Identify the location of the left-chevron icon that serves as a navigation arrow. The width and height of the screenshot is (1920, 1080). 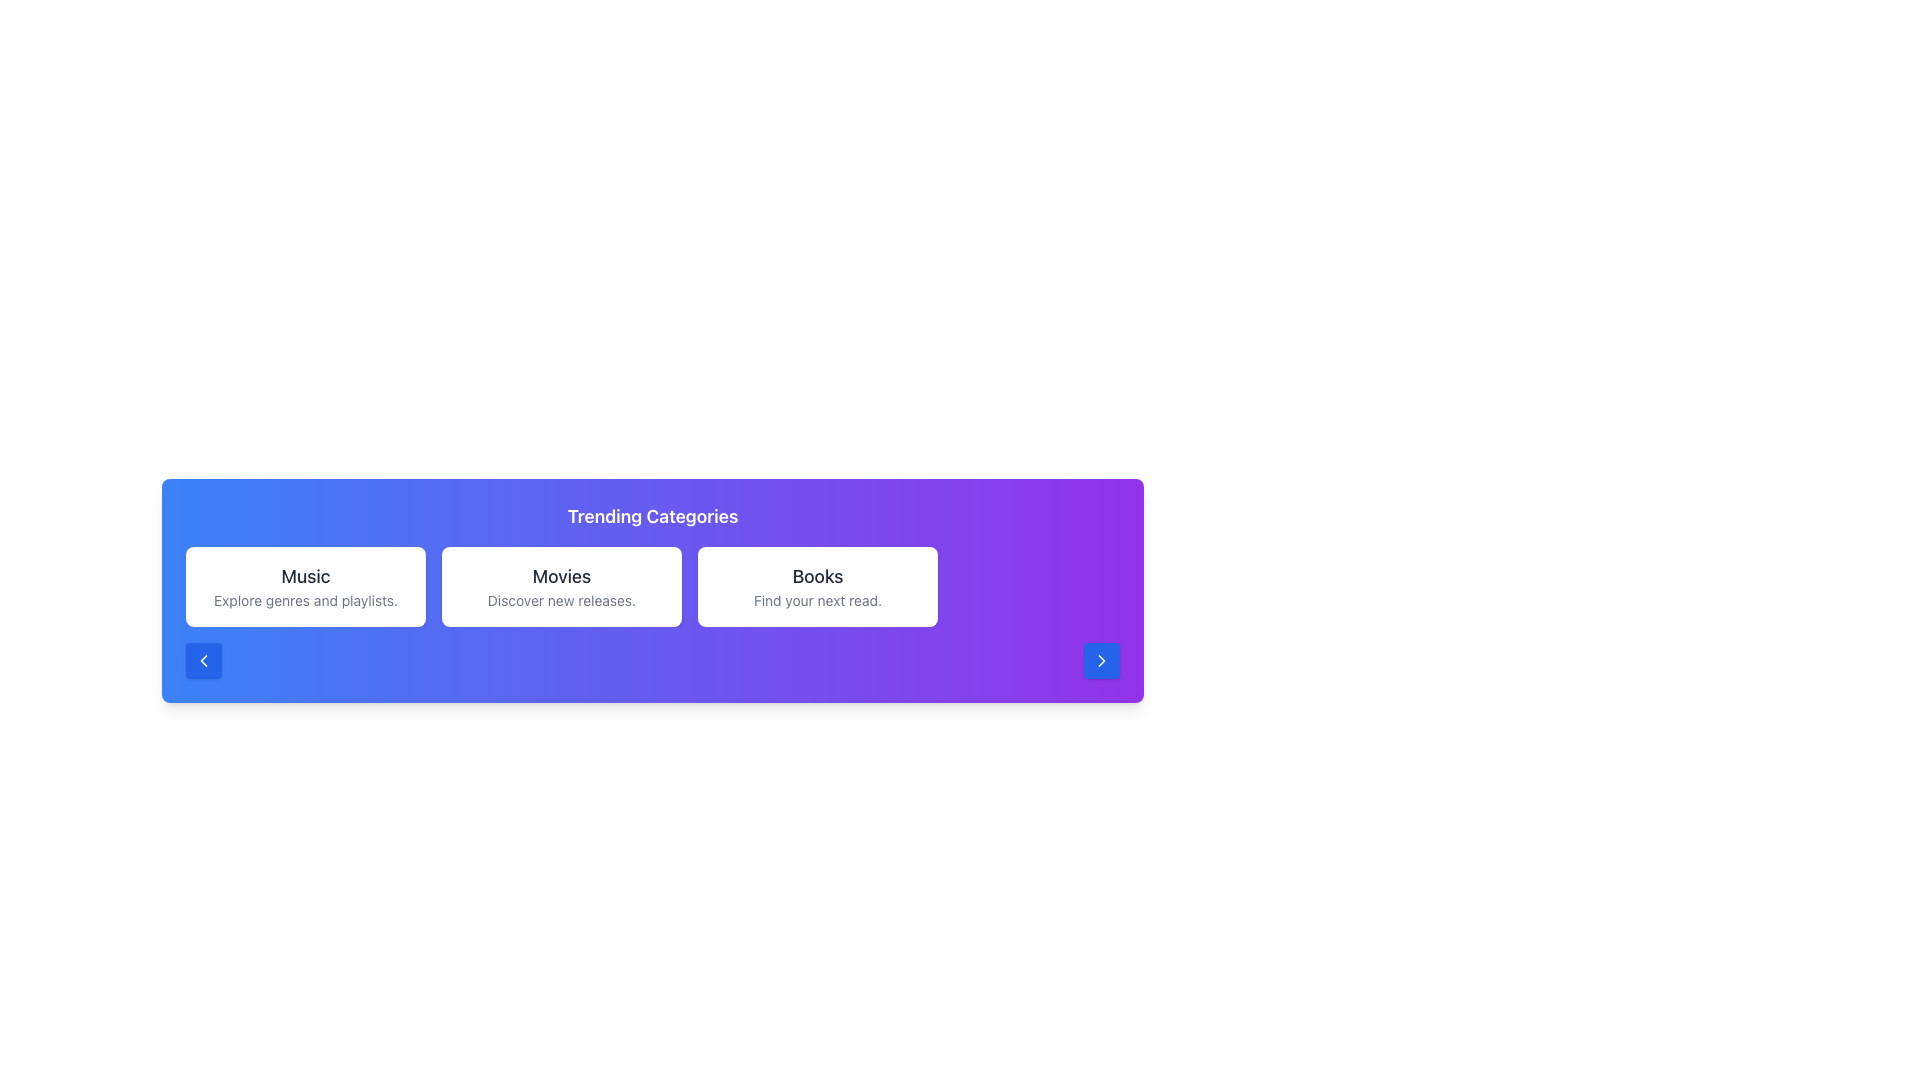
(203, 660).